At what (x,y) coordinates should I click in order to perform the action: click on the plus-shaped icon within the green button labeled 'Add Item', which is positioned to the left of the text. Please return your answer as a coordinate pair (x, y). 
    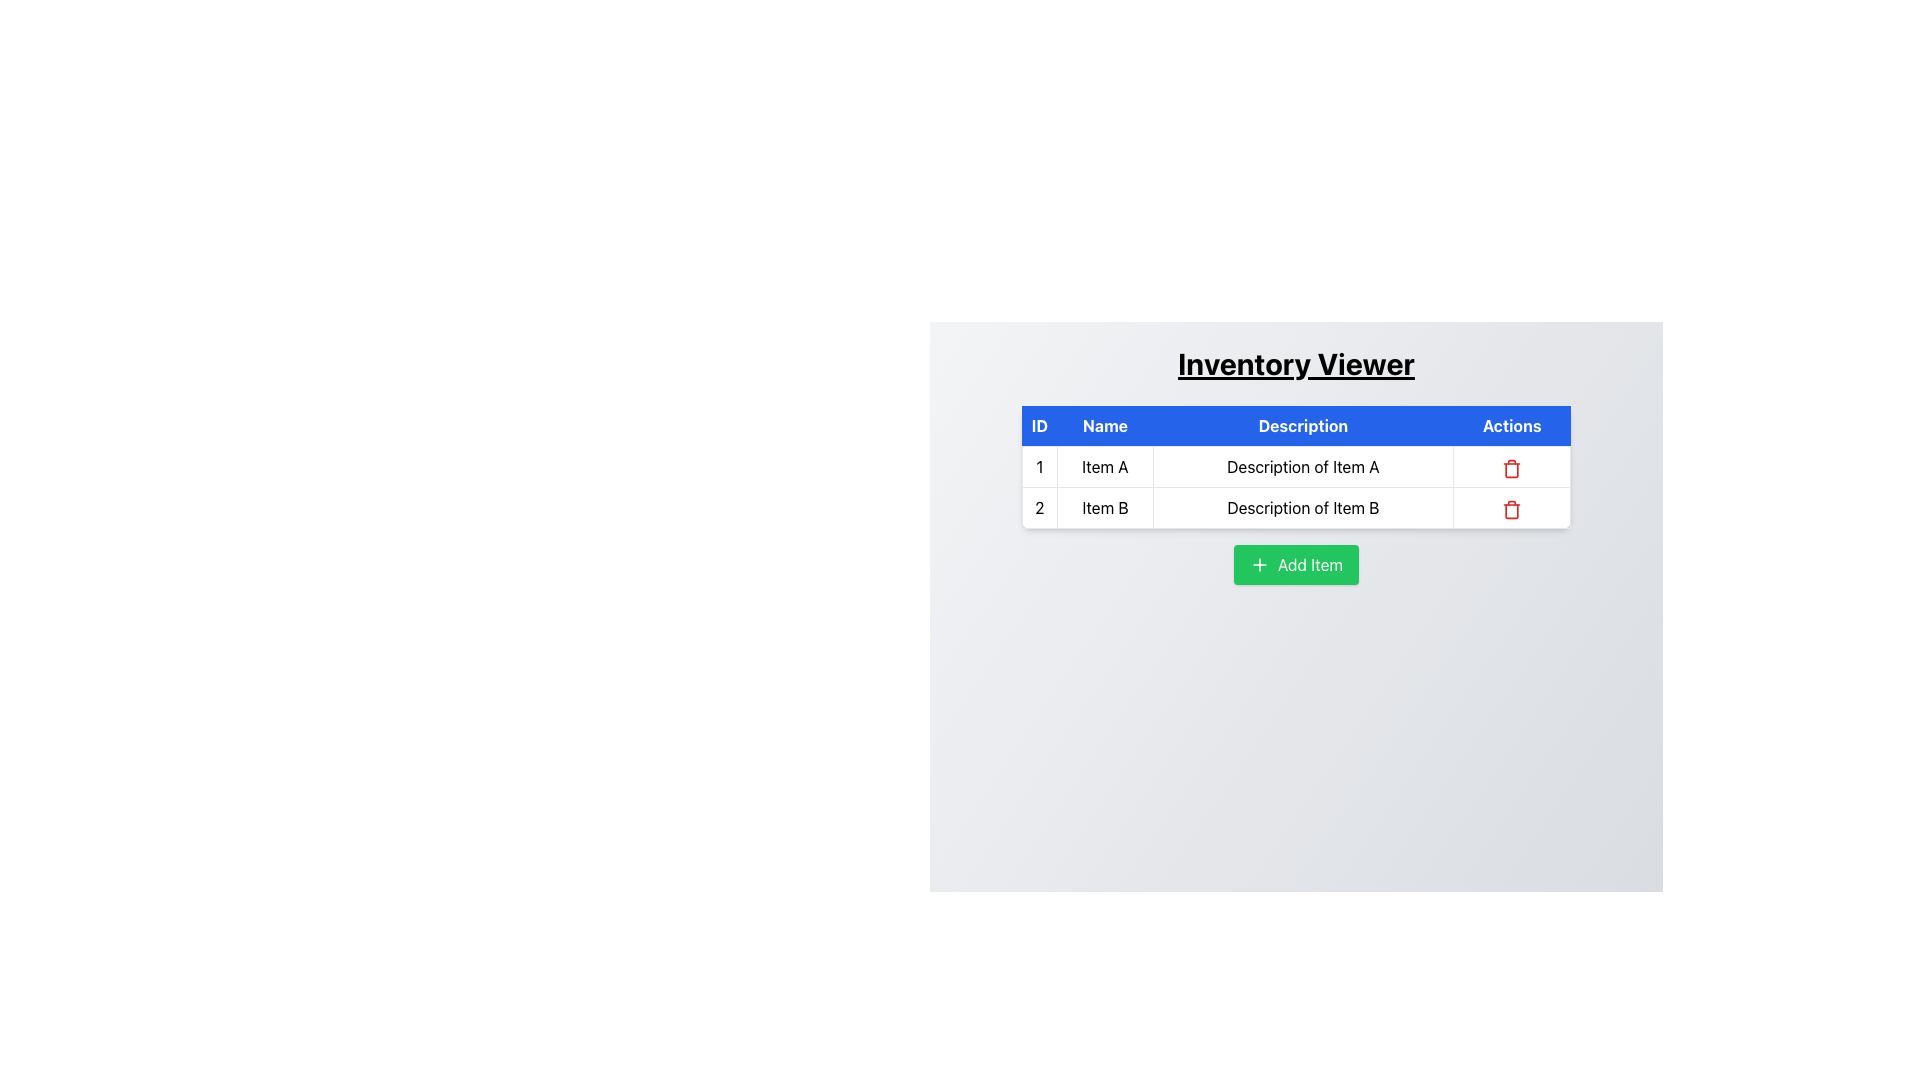
    Looking at the image, I should click on (1258, 564).